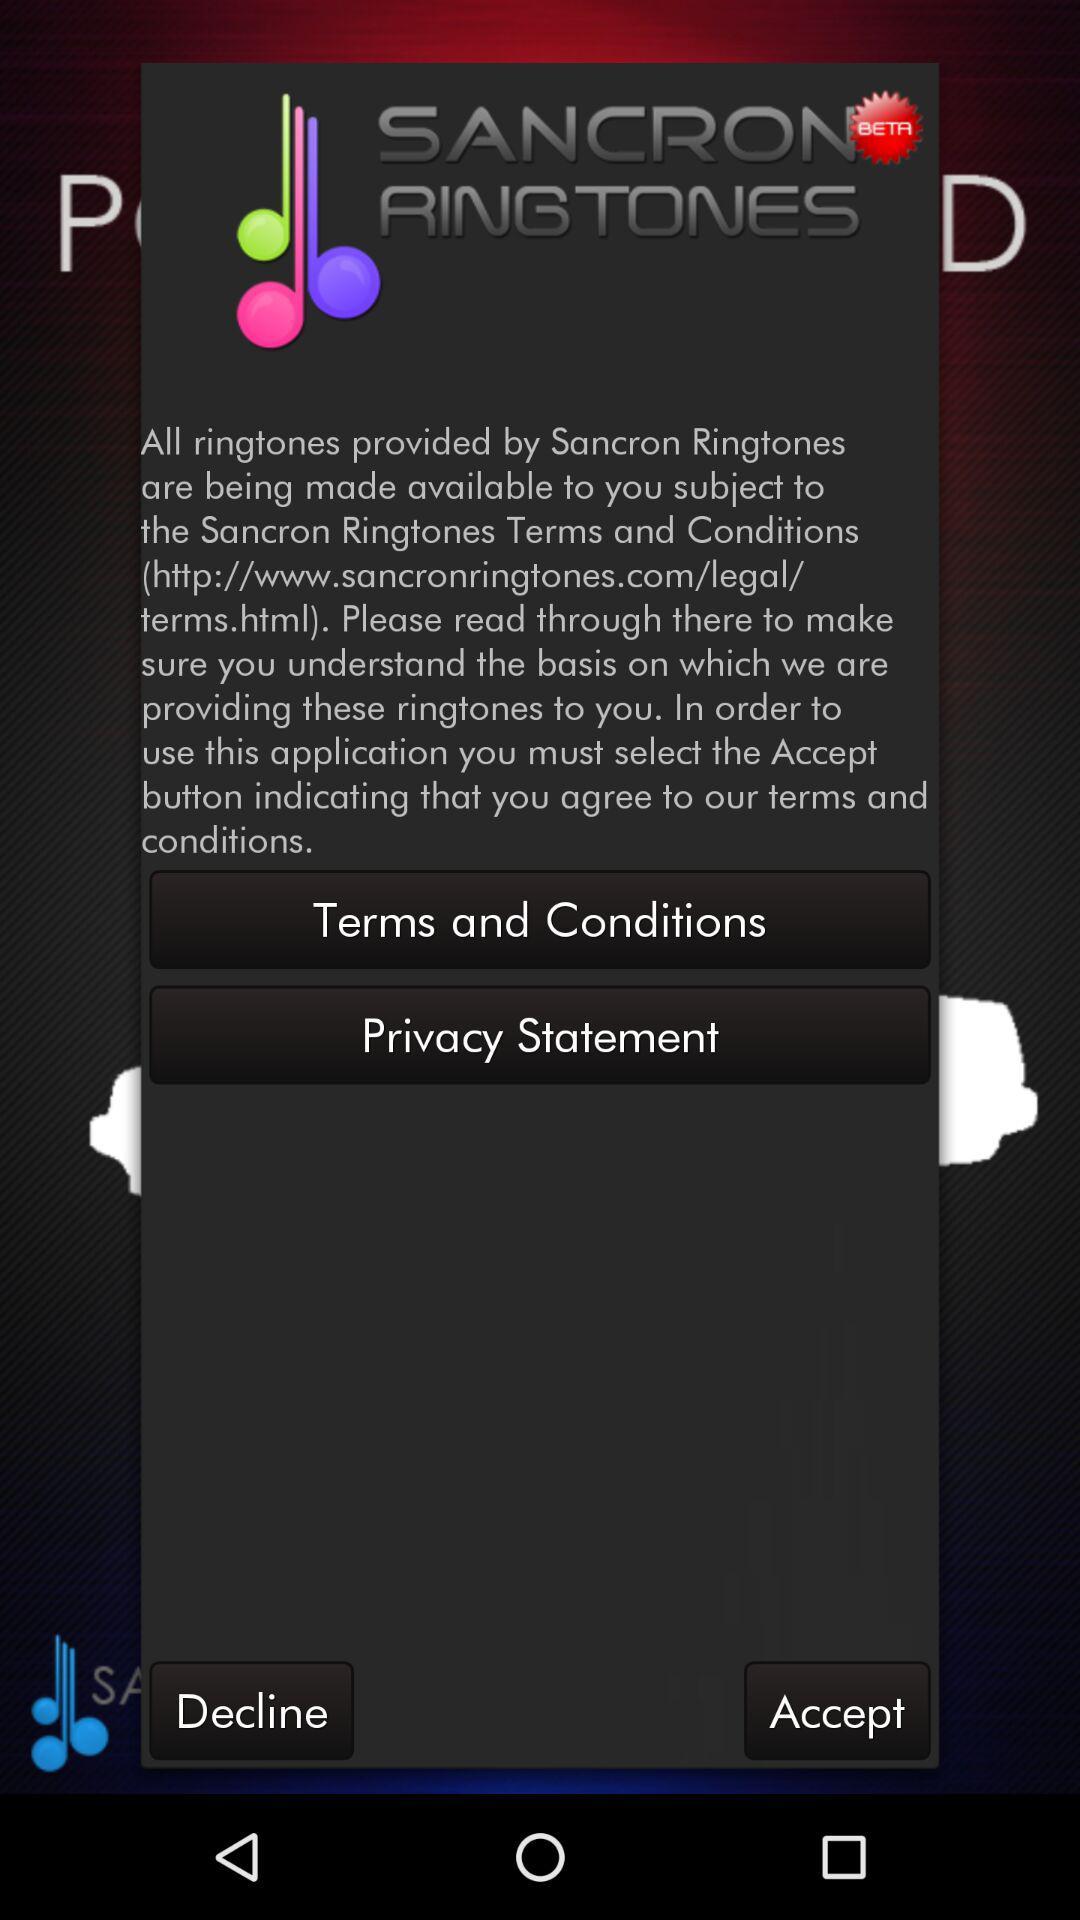  What do you see at coordinates (837, 1709) in the screenshot?
I see `item below privacy statement item` at bounding box center [837, 1709].